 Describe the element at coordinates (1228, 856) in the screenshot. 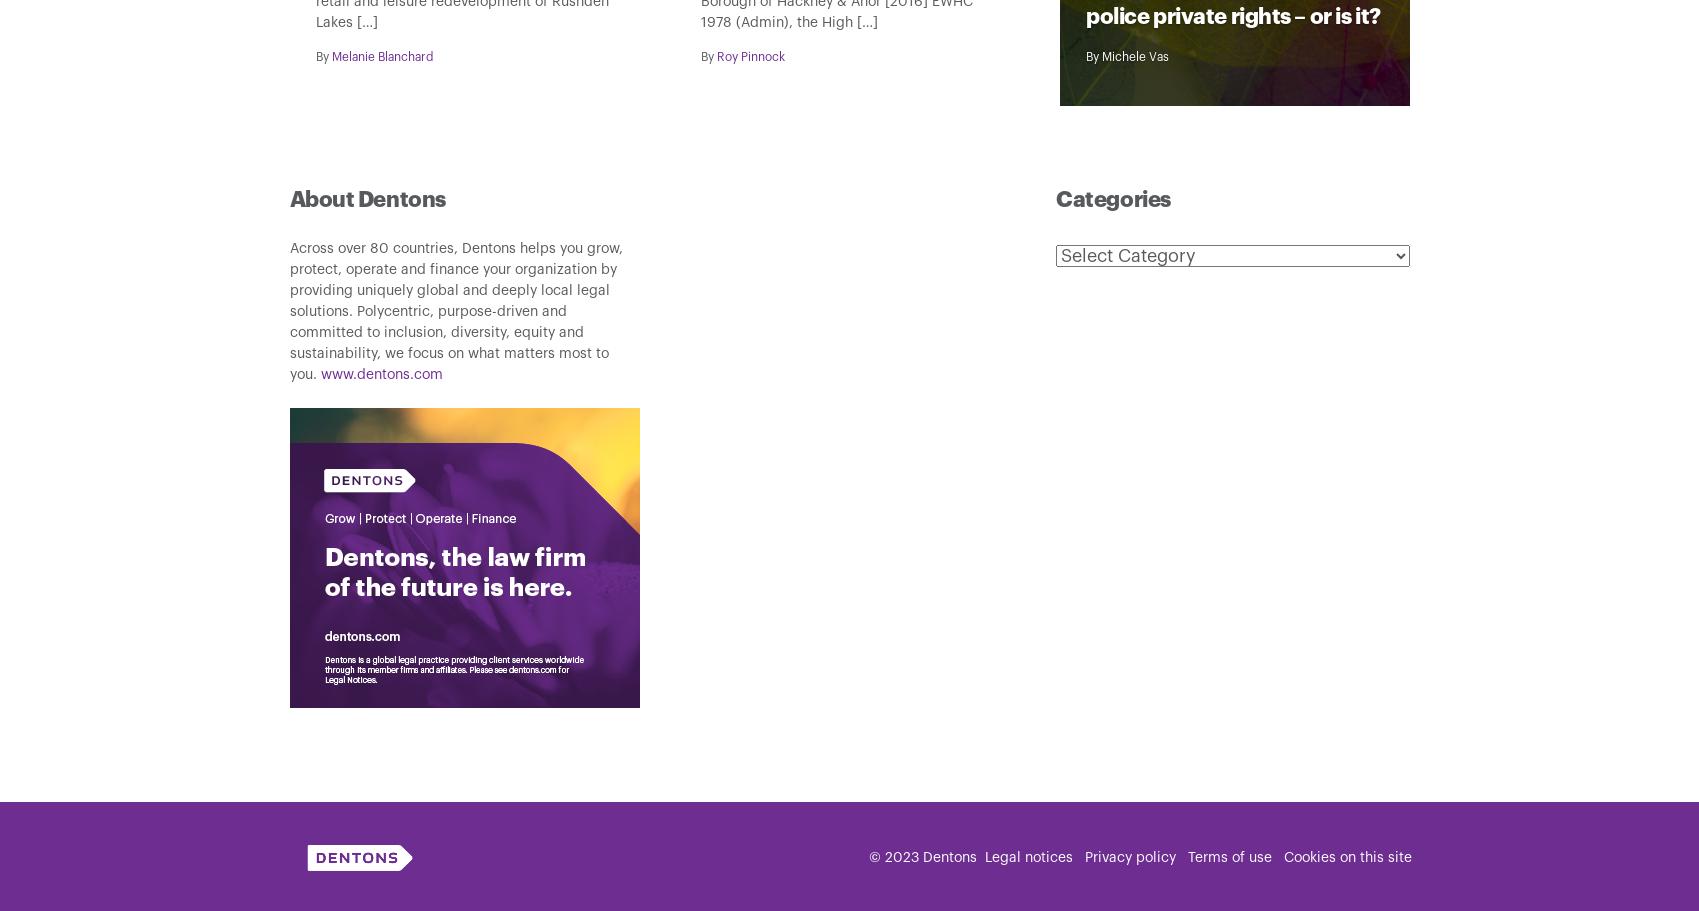

I see `'Terms of use'` at that location.